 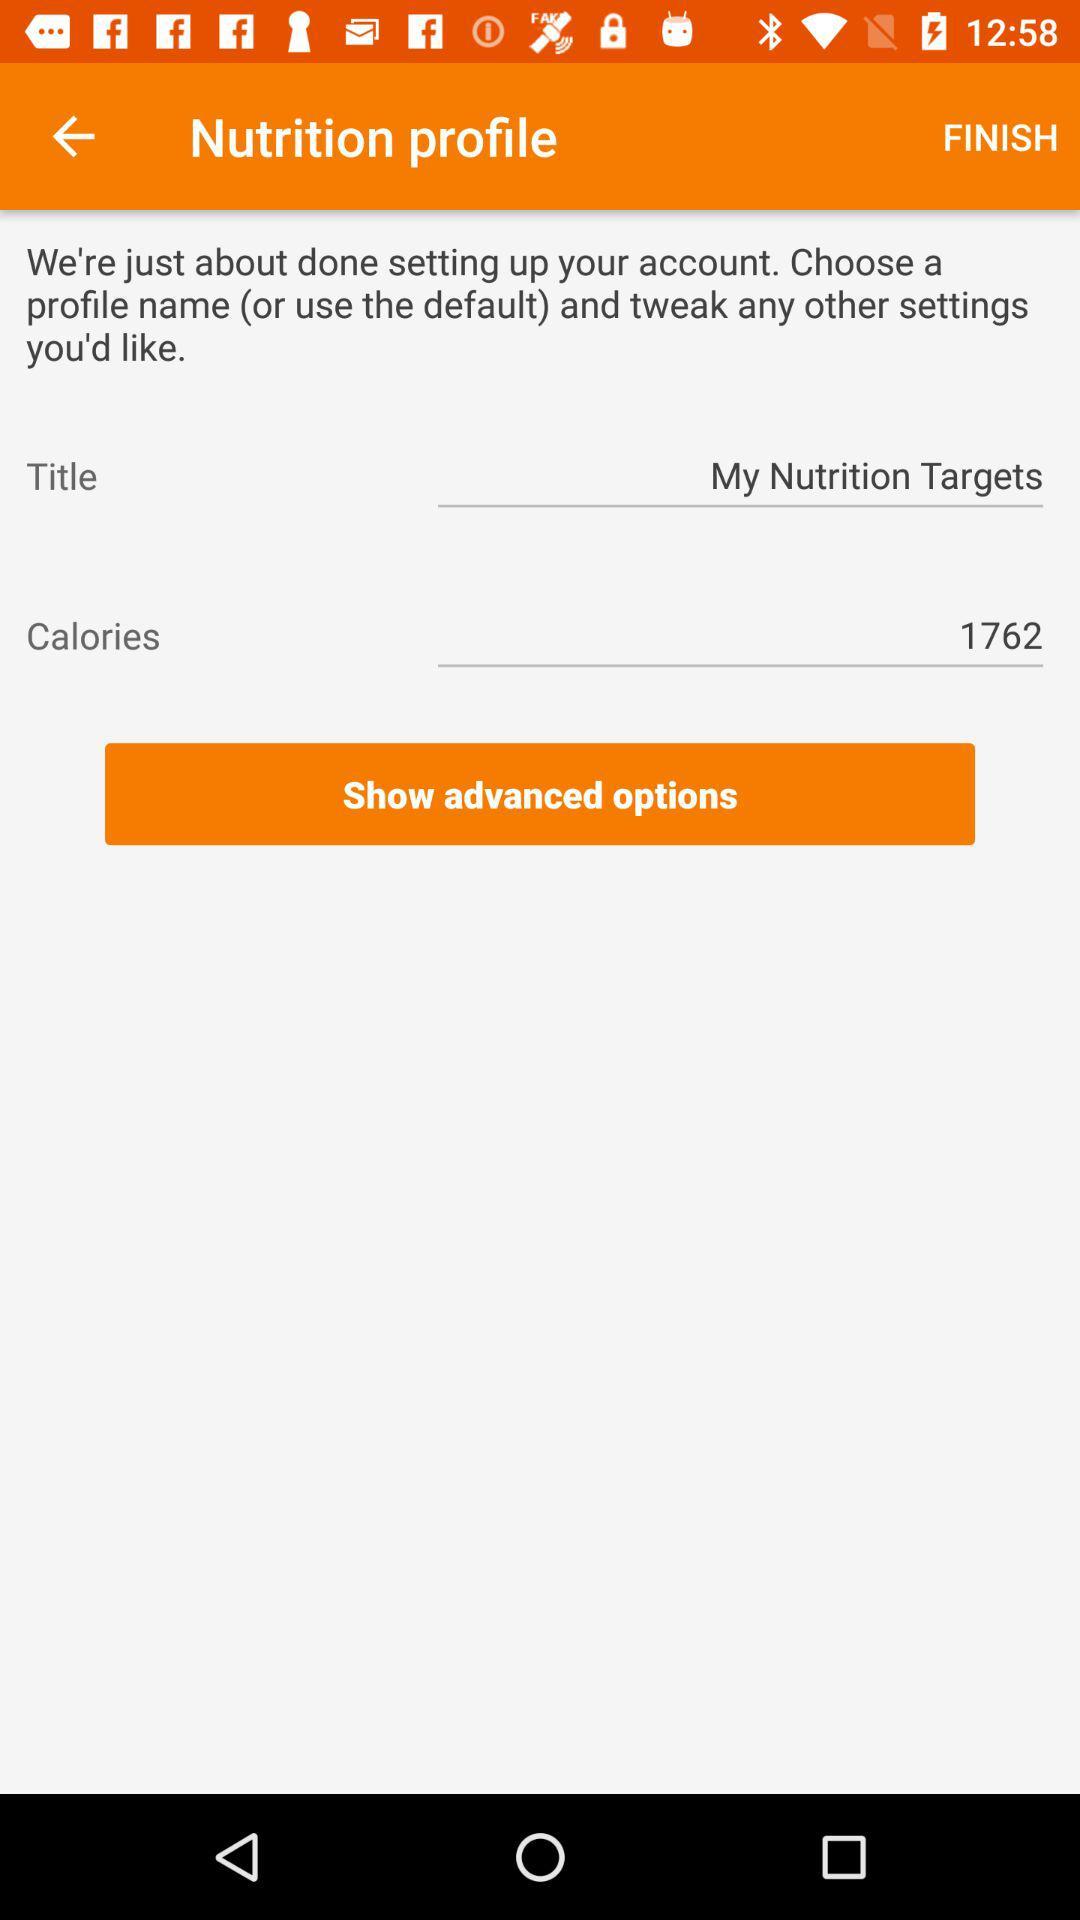 What do you see at coordinates (740, 474) in the screenshot?
I see `my nutrition targets item` at bounding box center [740, 474].